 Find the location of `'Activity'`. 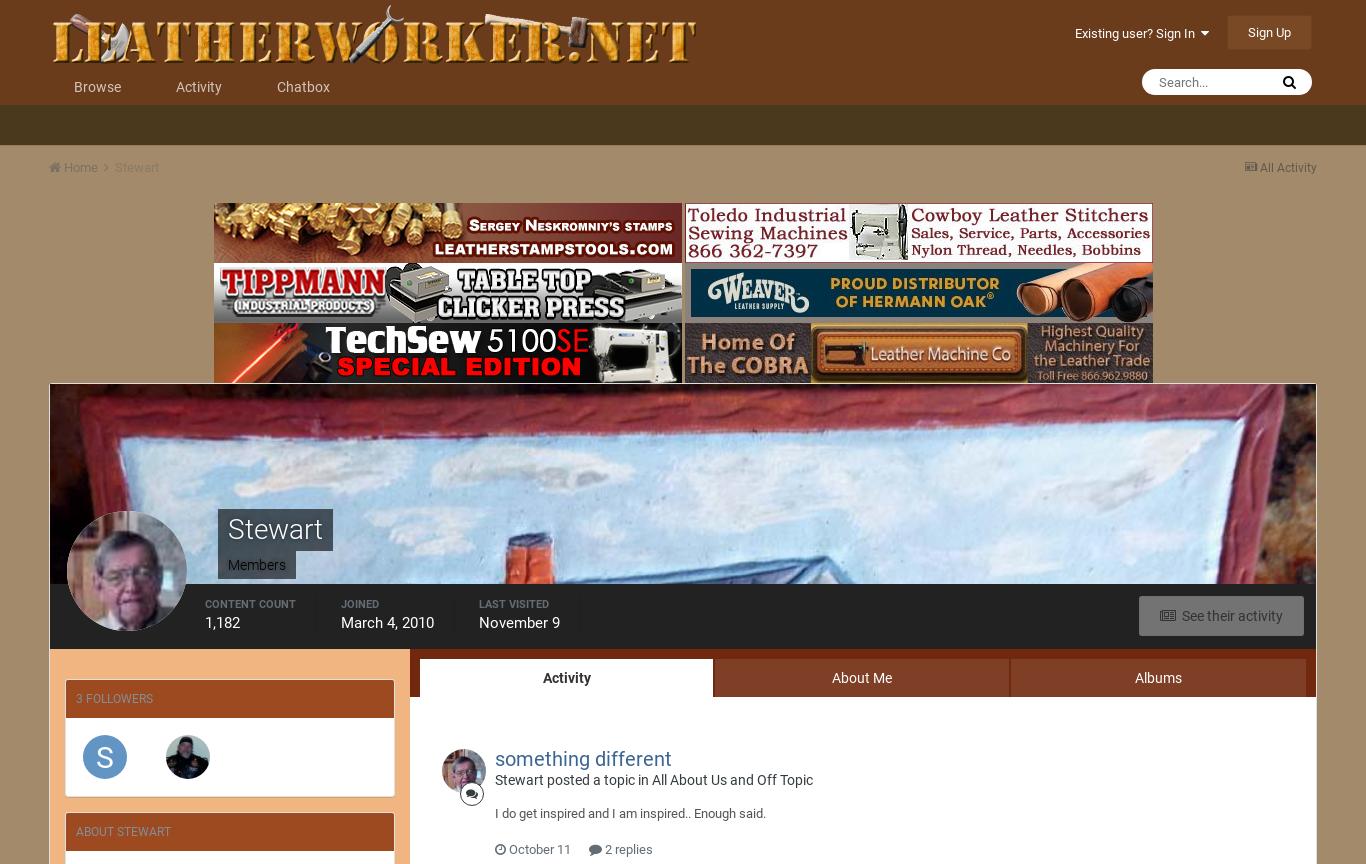

'Activity' is located at coordinates (565, 677).